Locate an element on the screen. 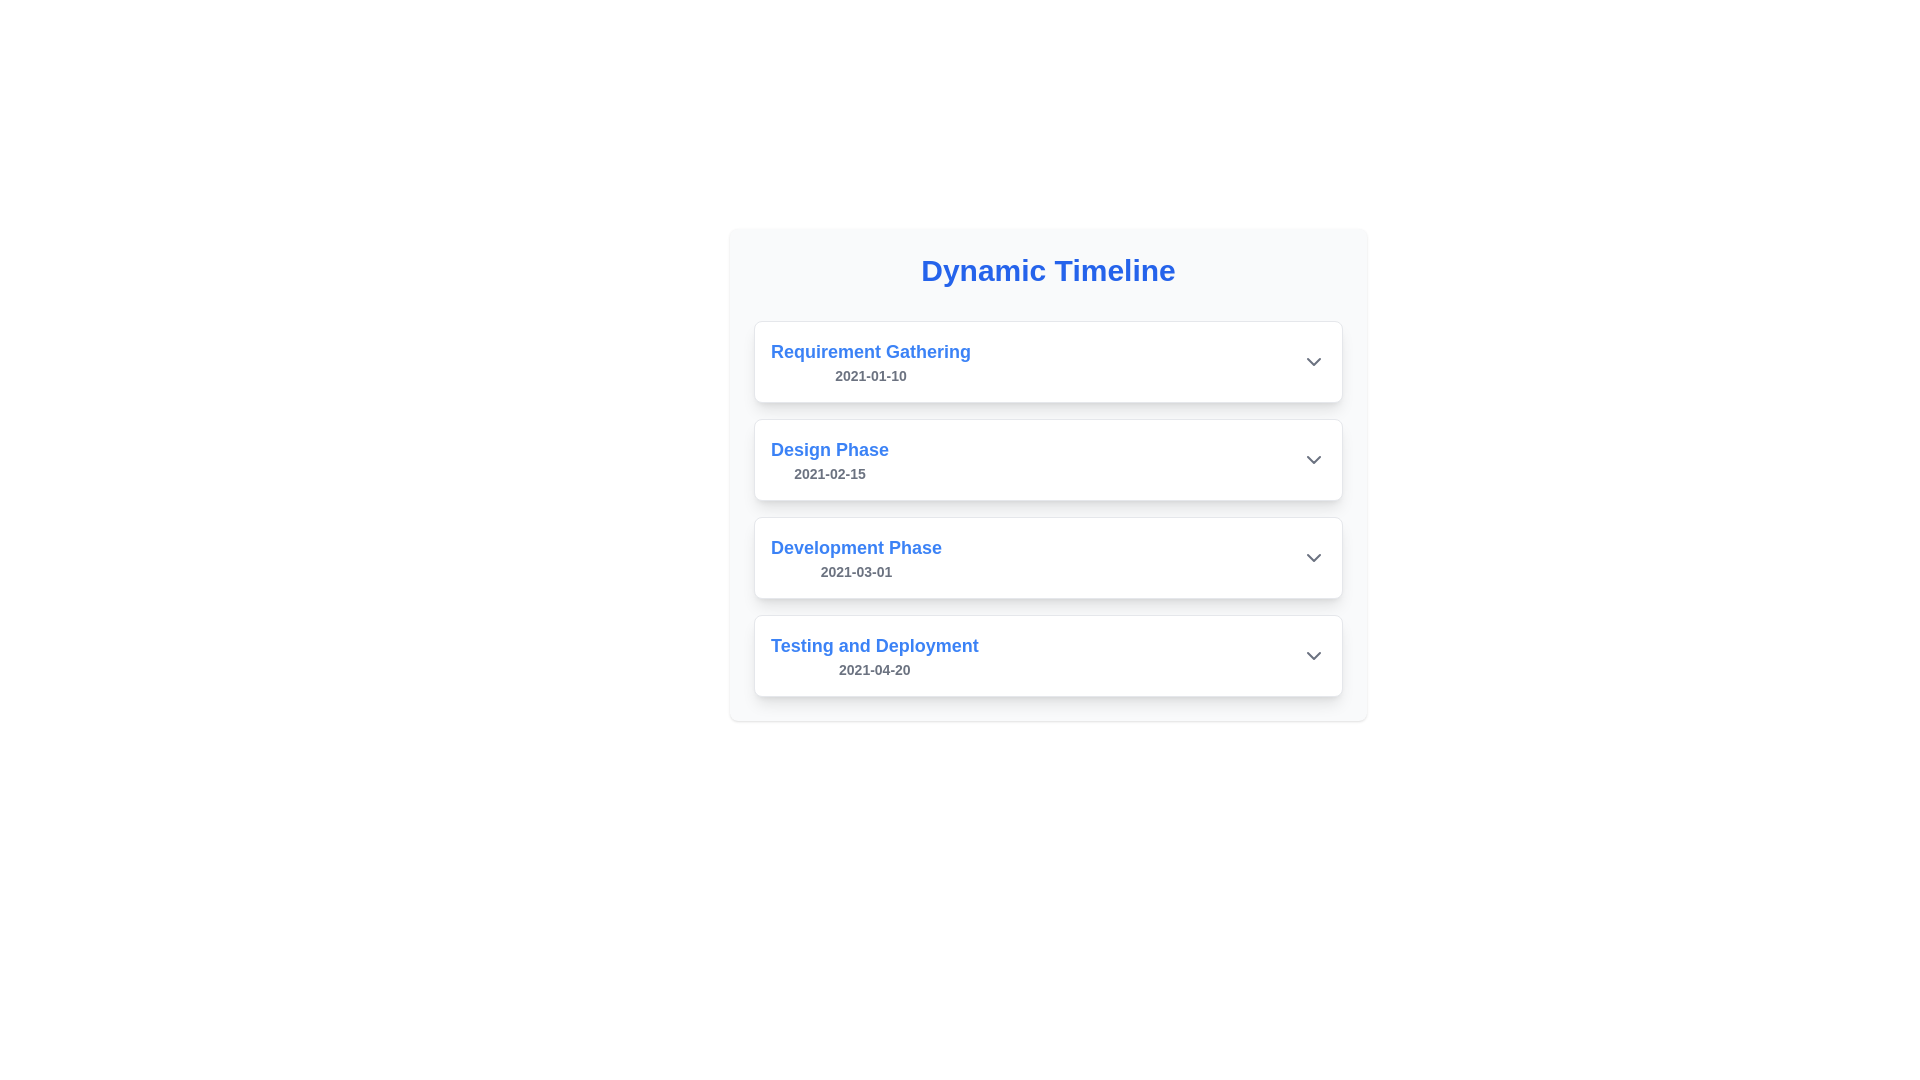 The height and width of the screenshot is (1080, 1920). the 'Testing and Deployment' text label in the lower part of the 'Dynamic Timeline', which serves as the title for the fourth section above the date '2021-04-20' is located at coordinates (874, 645).